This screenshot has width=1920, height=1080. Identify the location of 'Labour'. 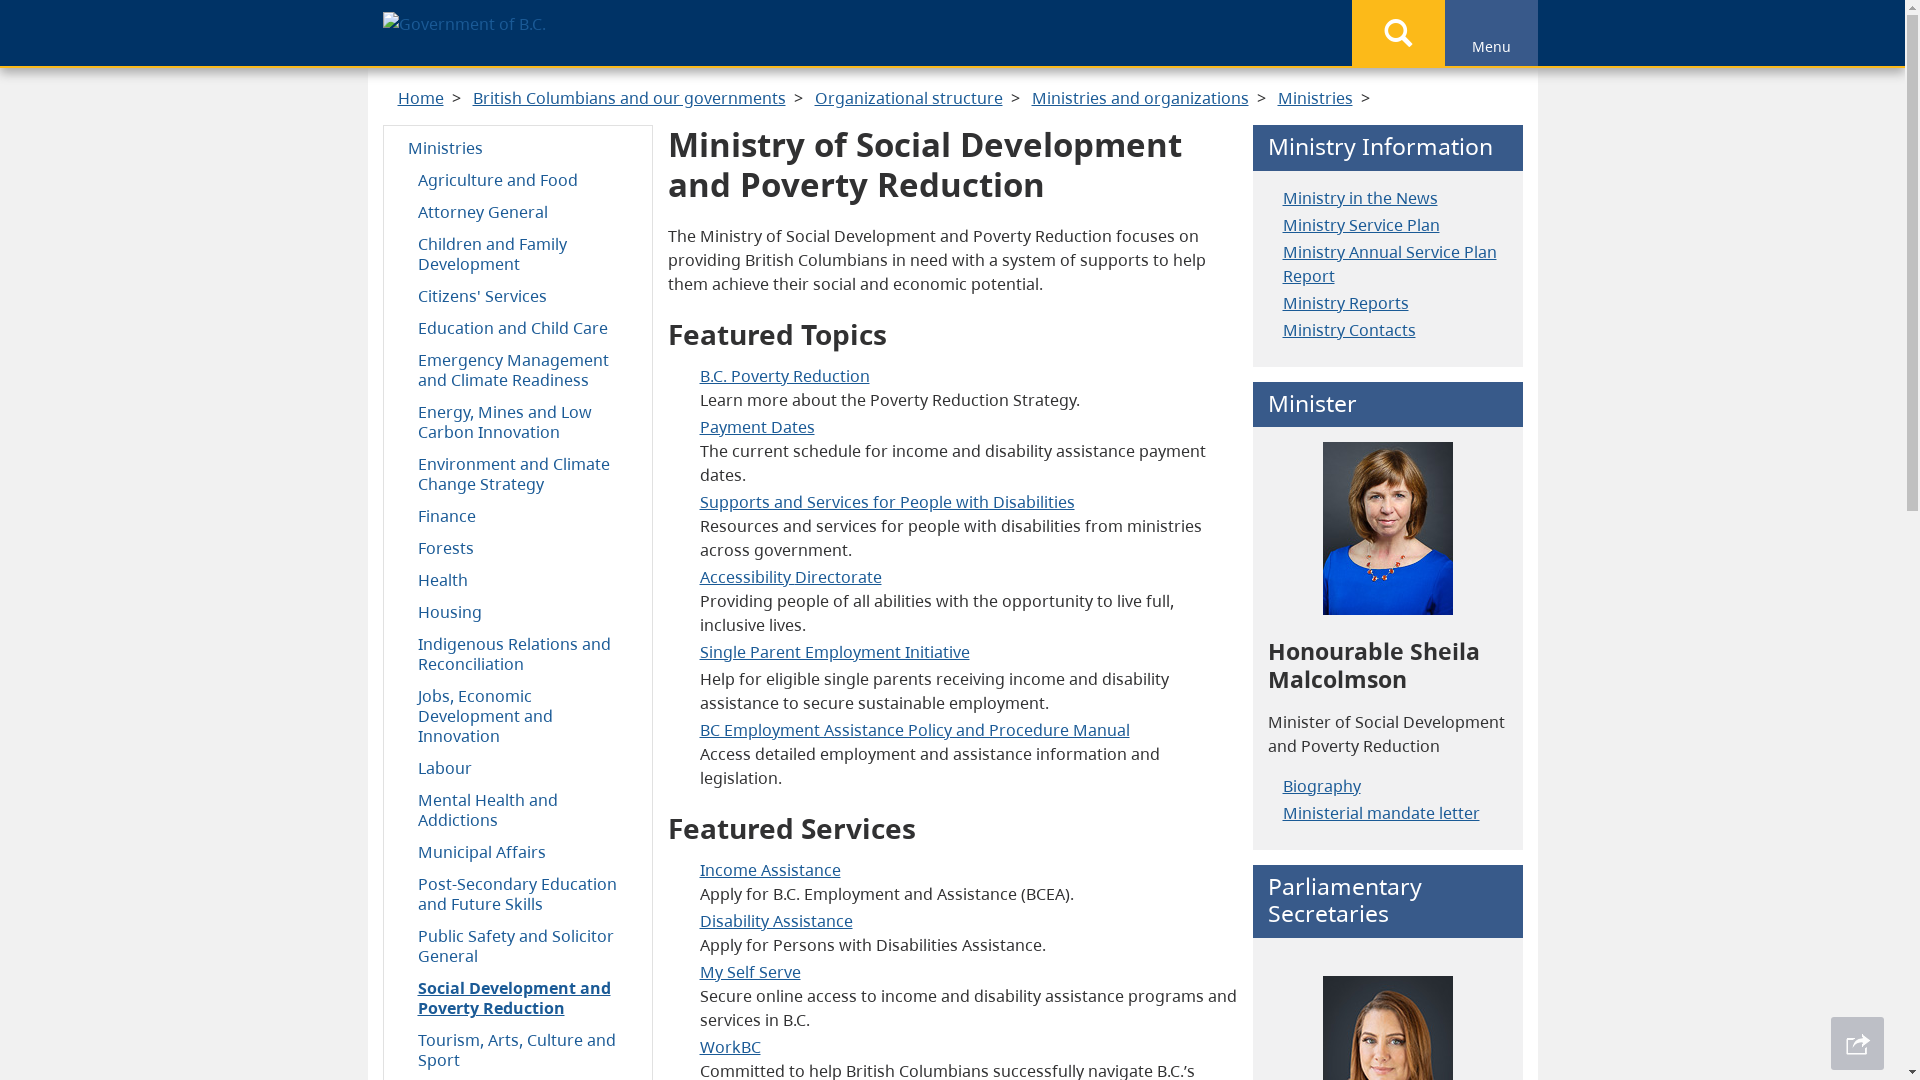
(518, 766).